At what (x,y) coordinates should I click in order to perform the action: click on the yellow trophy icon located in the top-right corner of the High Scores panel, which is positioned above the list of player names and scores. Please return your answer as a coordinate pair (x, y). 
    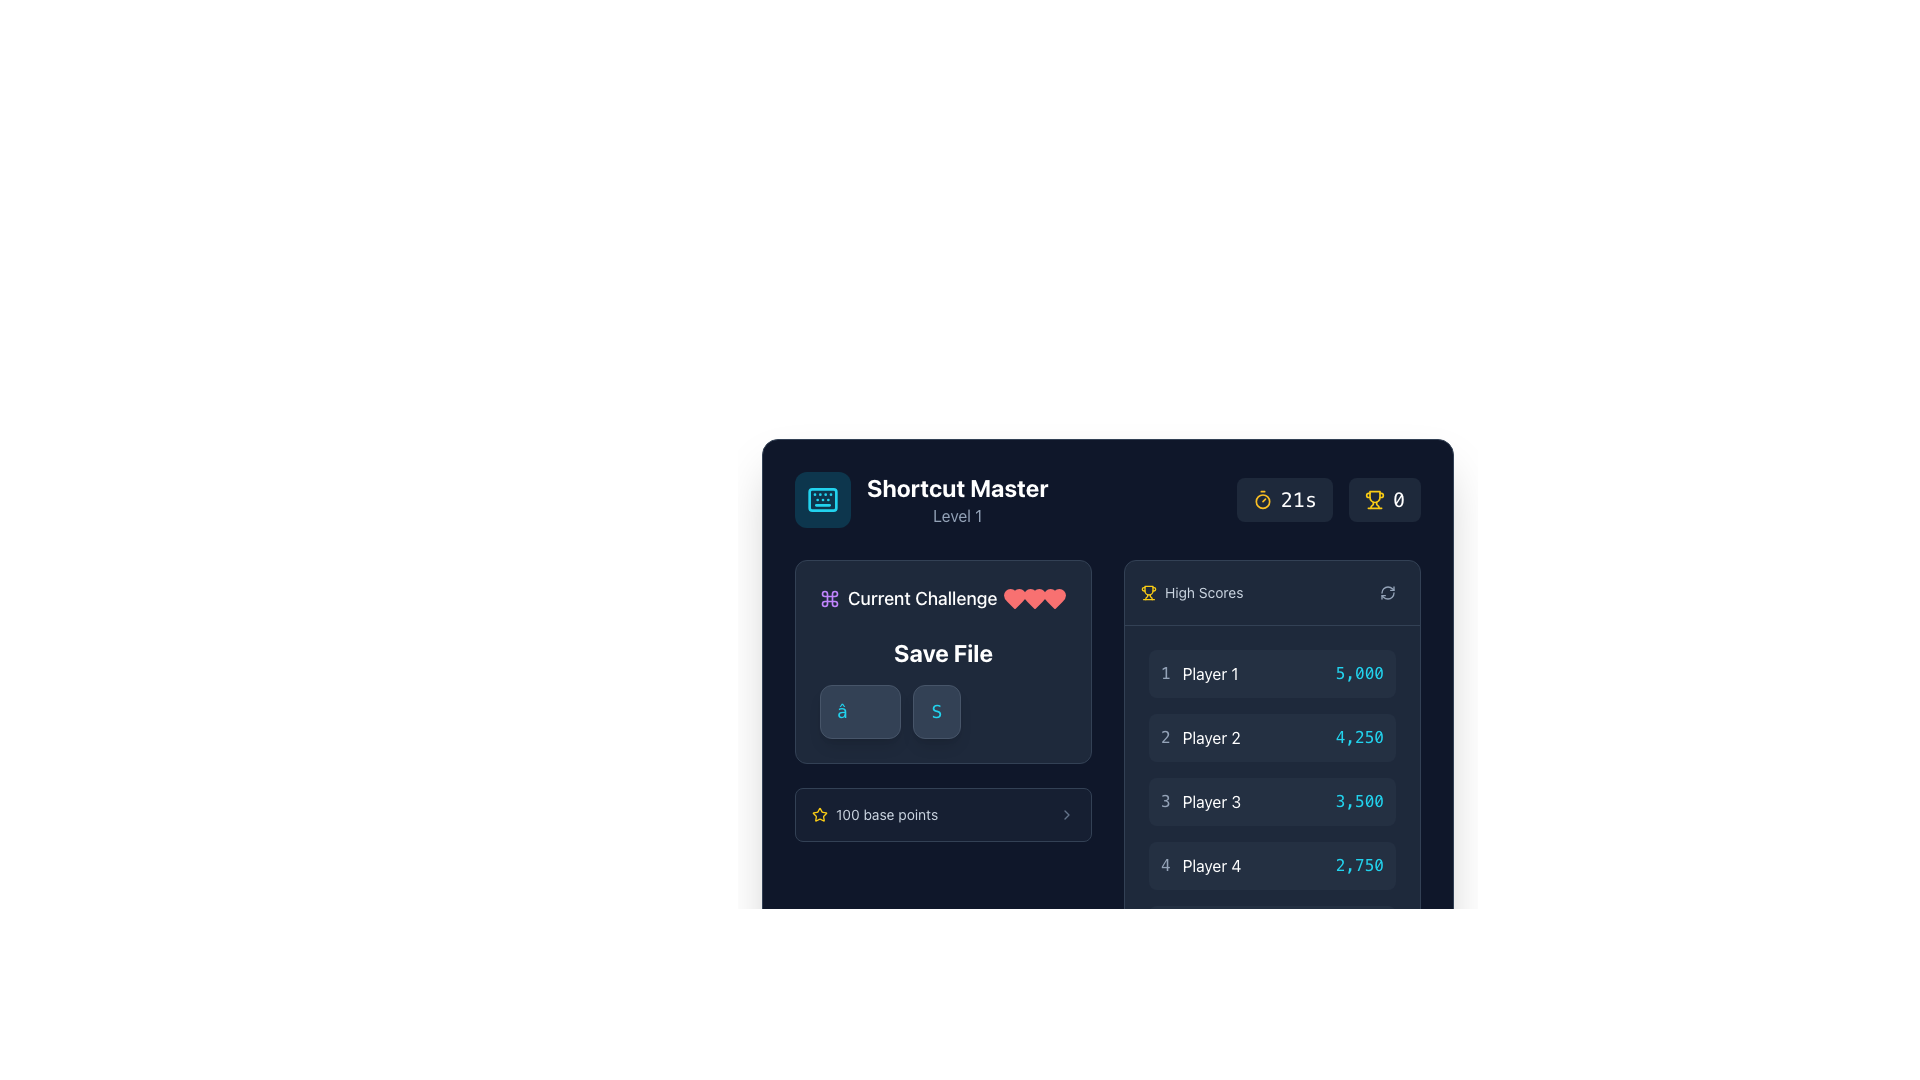
    Looking at the image, I should click on (1148, 589).